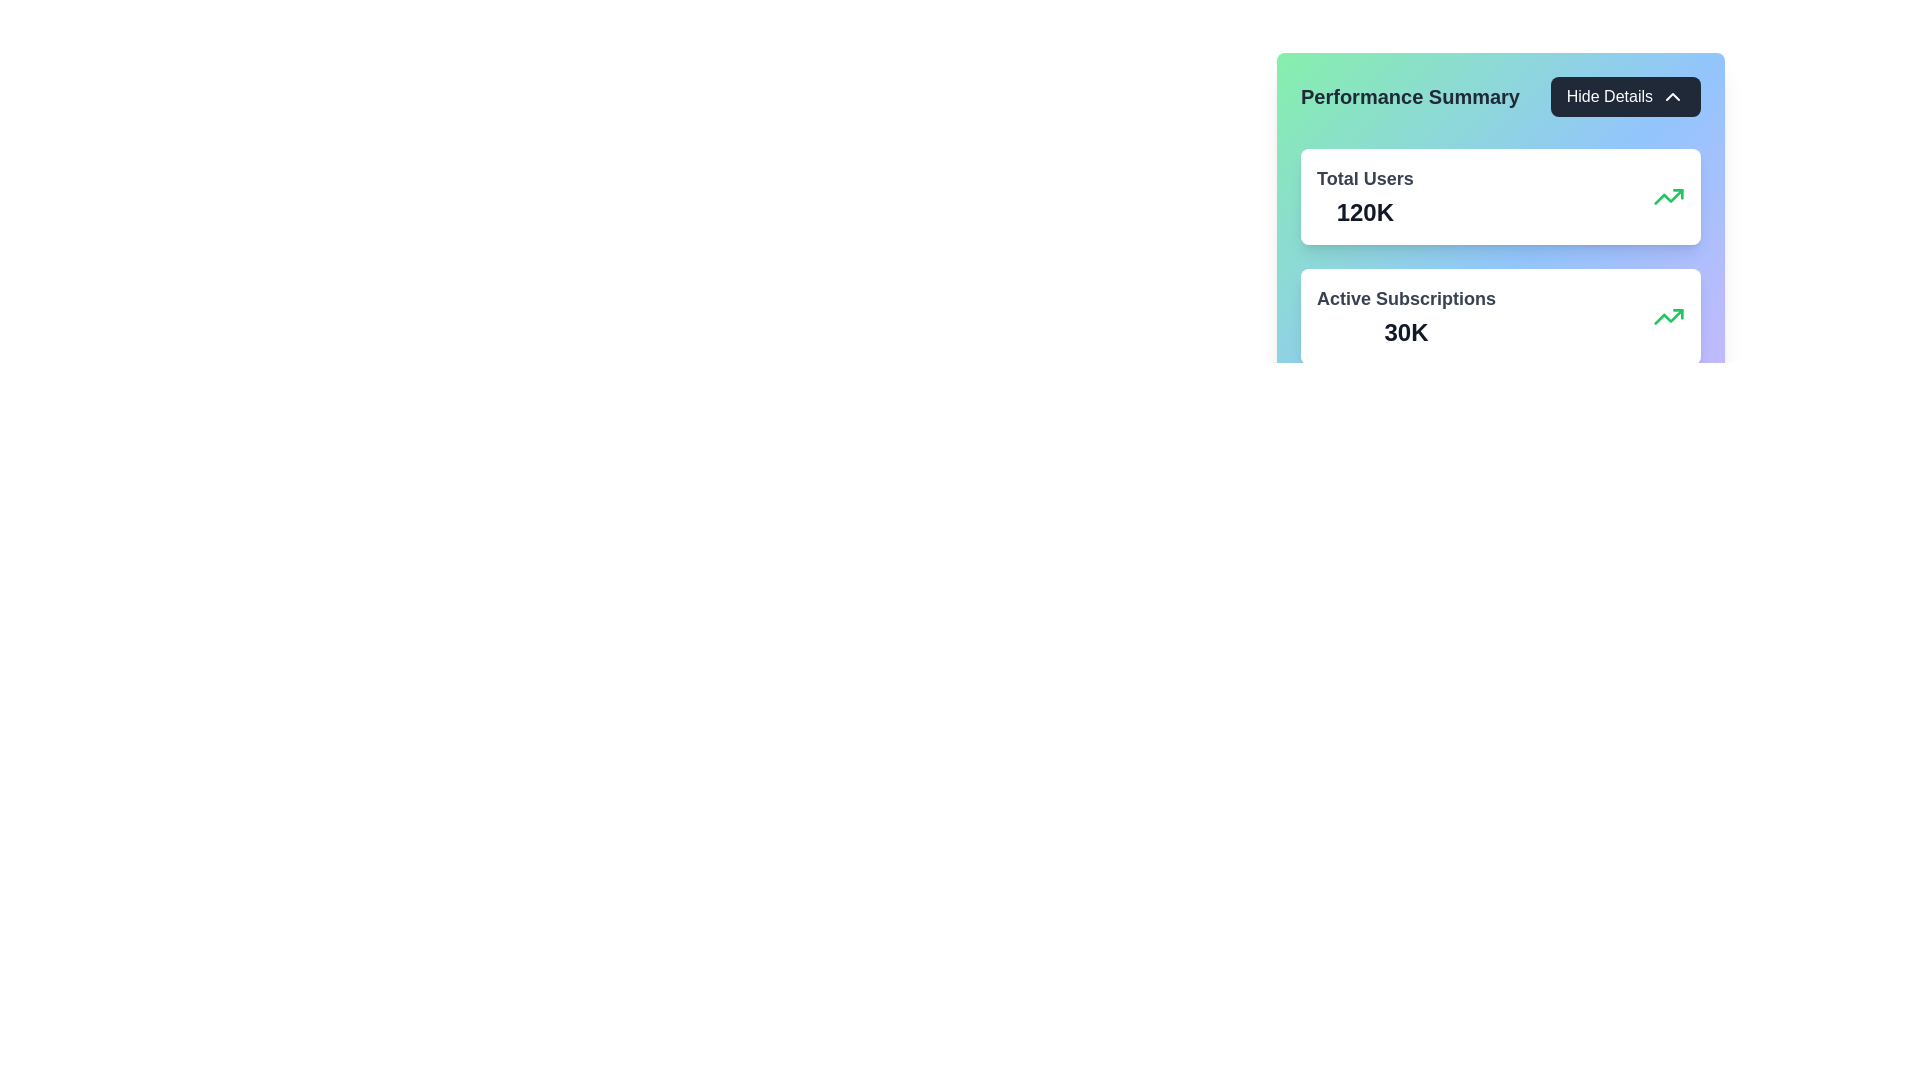 This screenshot has height=1080, width=1920. I want to click on the bold and large static text display showing '120K', which is located below the 'Total Users' label in the 'Performance Summary' section, so click(1364, 212).